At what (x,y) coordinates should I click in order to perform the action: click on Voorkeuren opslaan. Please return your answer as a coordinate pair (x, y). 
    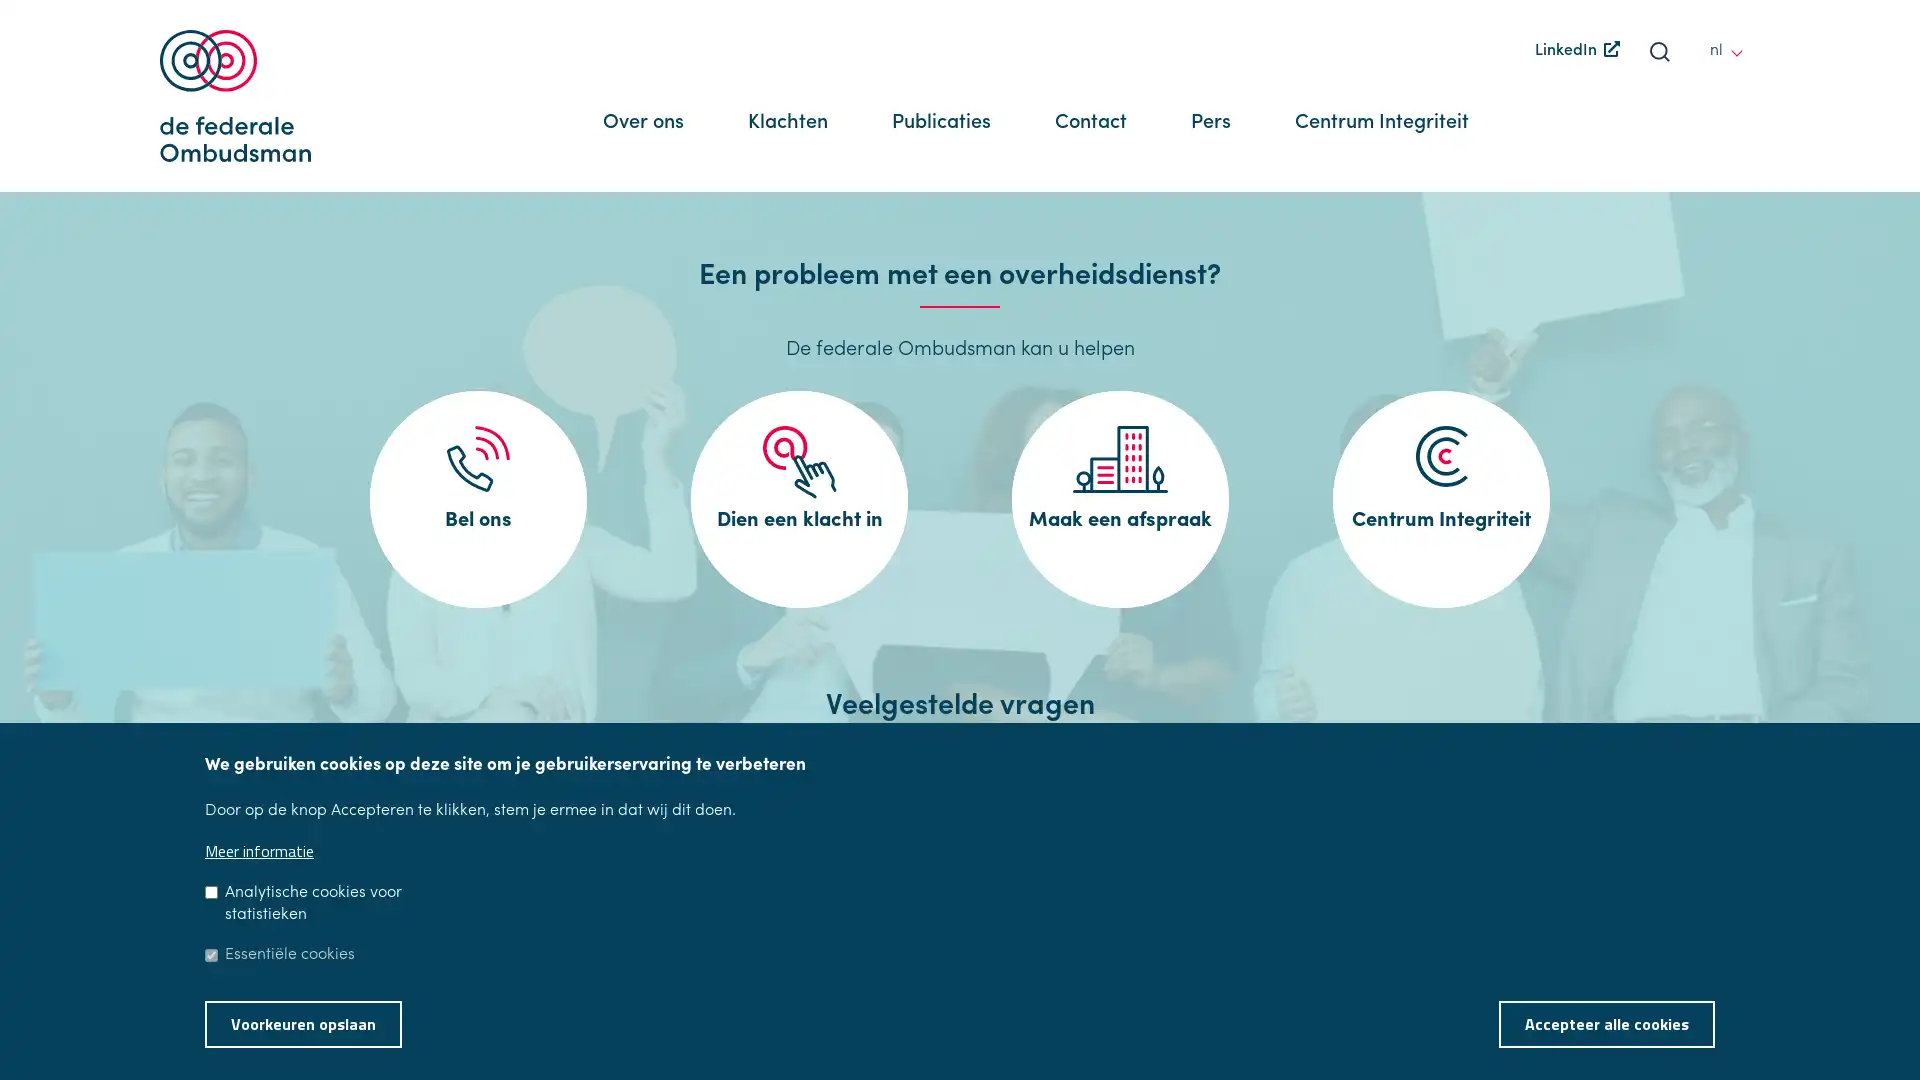
    Looking at the image, I should click on (302, 1023).